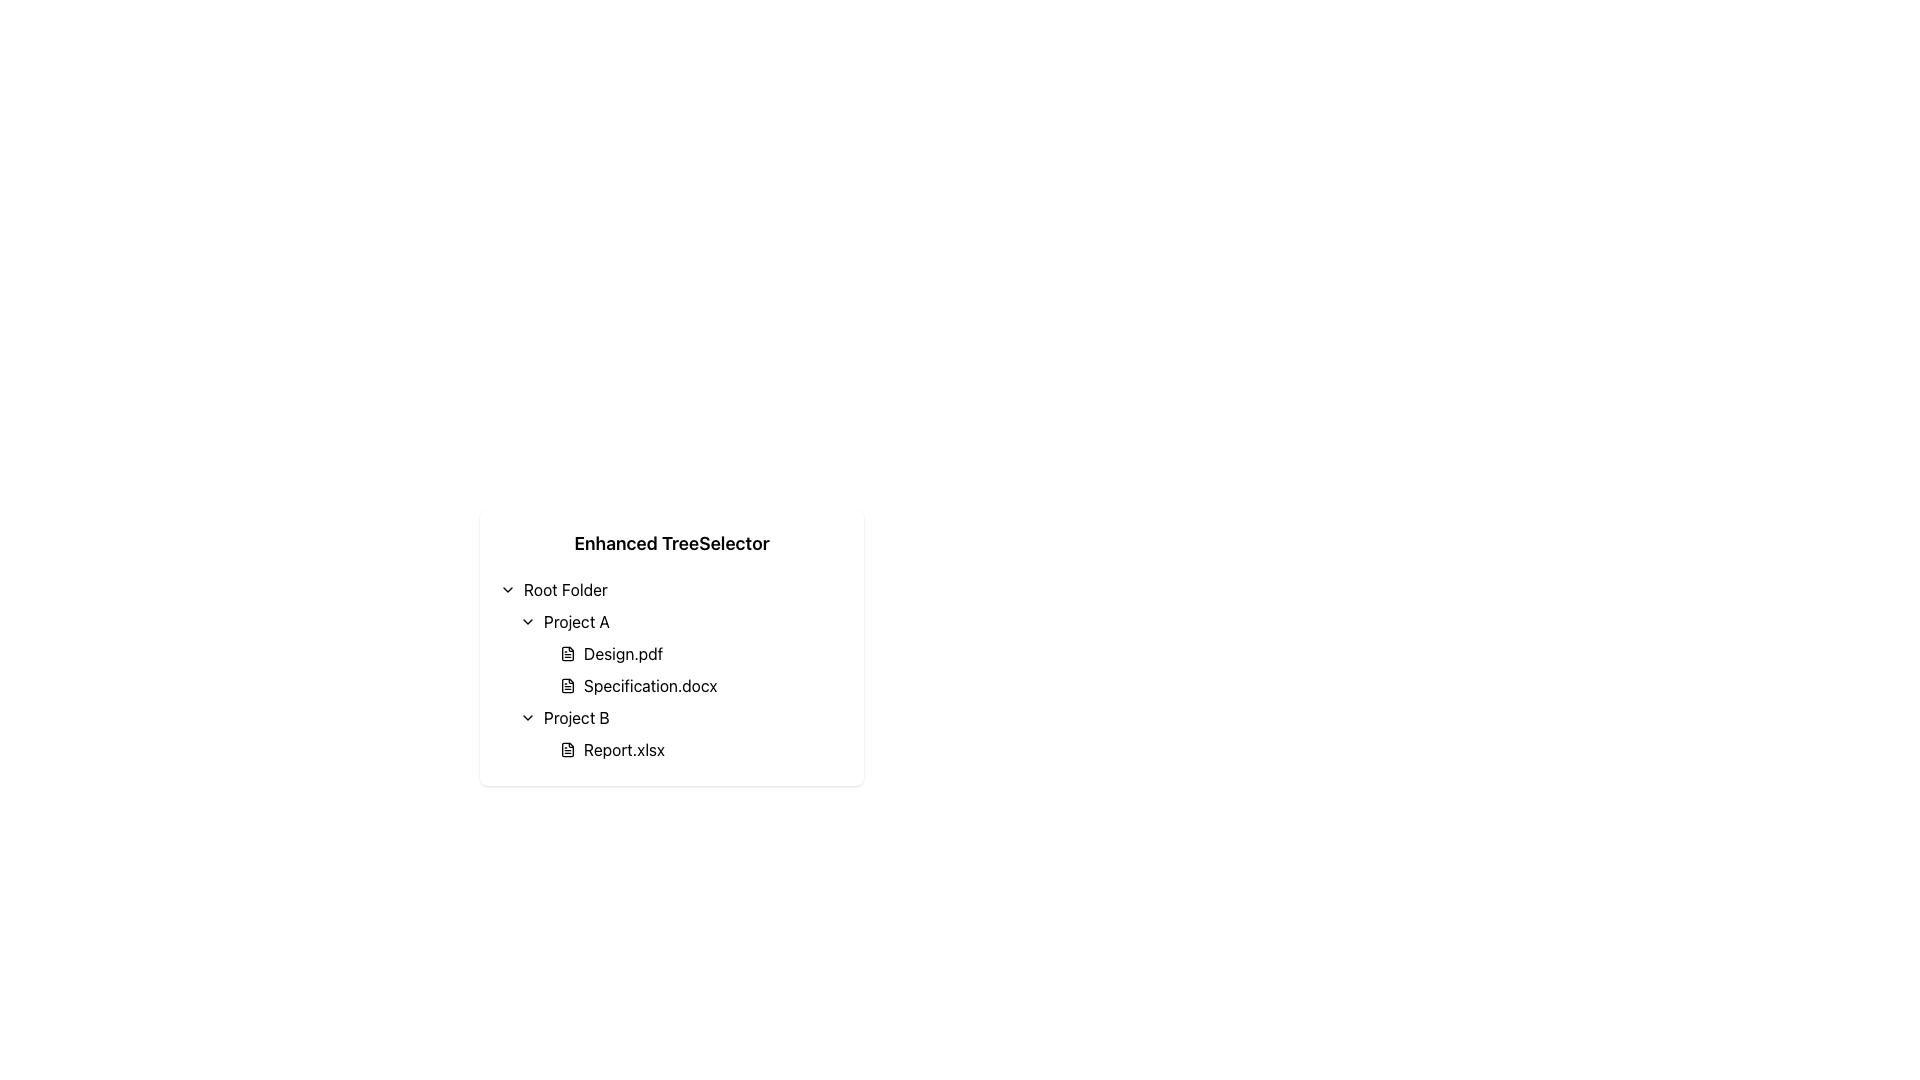 This screenshot has width=1920, height=1080. What do you see at coordinates (528, 716) in the screenshot?
I see `the chevron icon` at bounding box center [528, 716].